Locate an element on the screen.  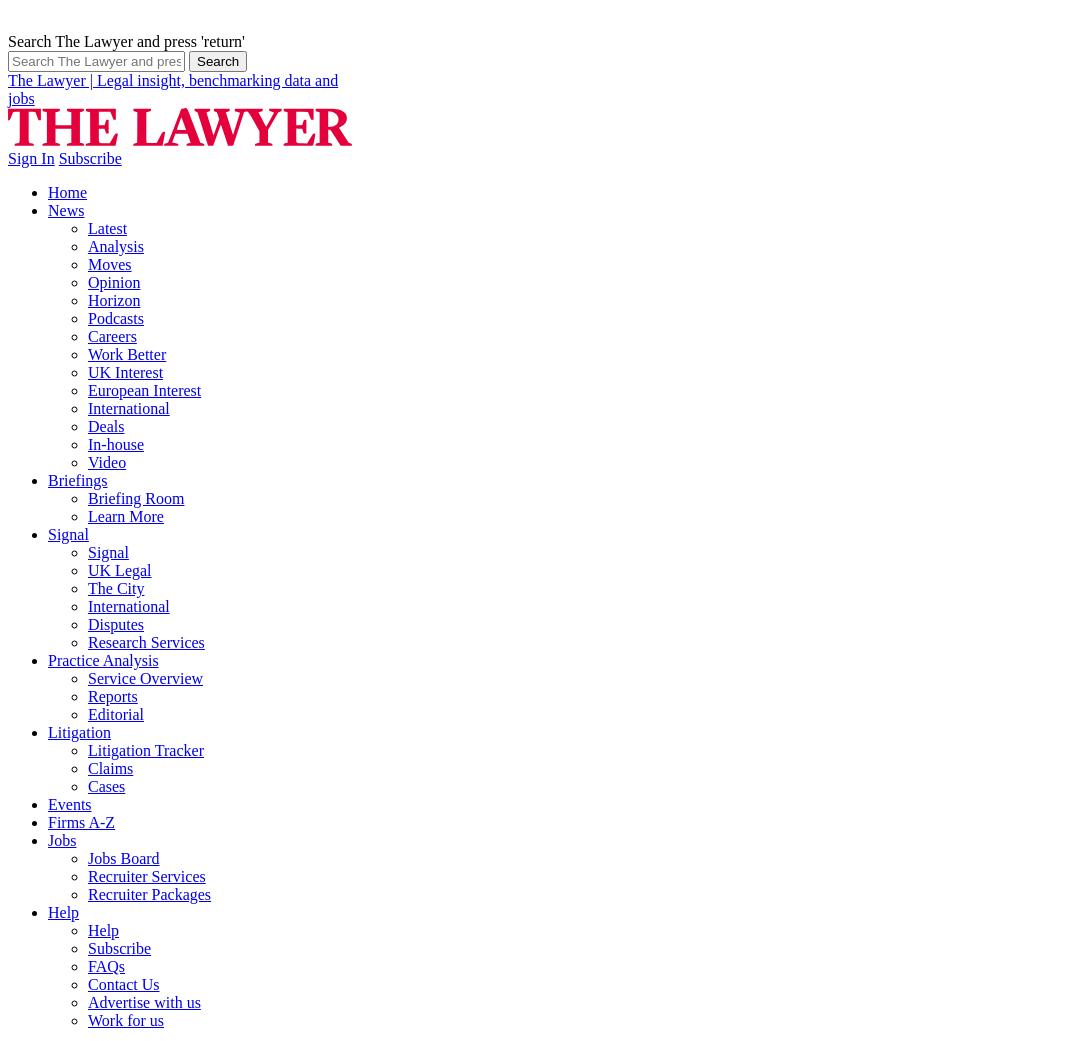
'Search The Lawyer and press 'return'' is located at coordinates (7, 40).